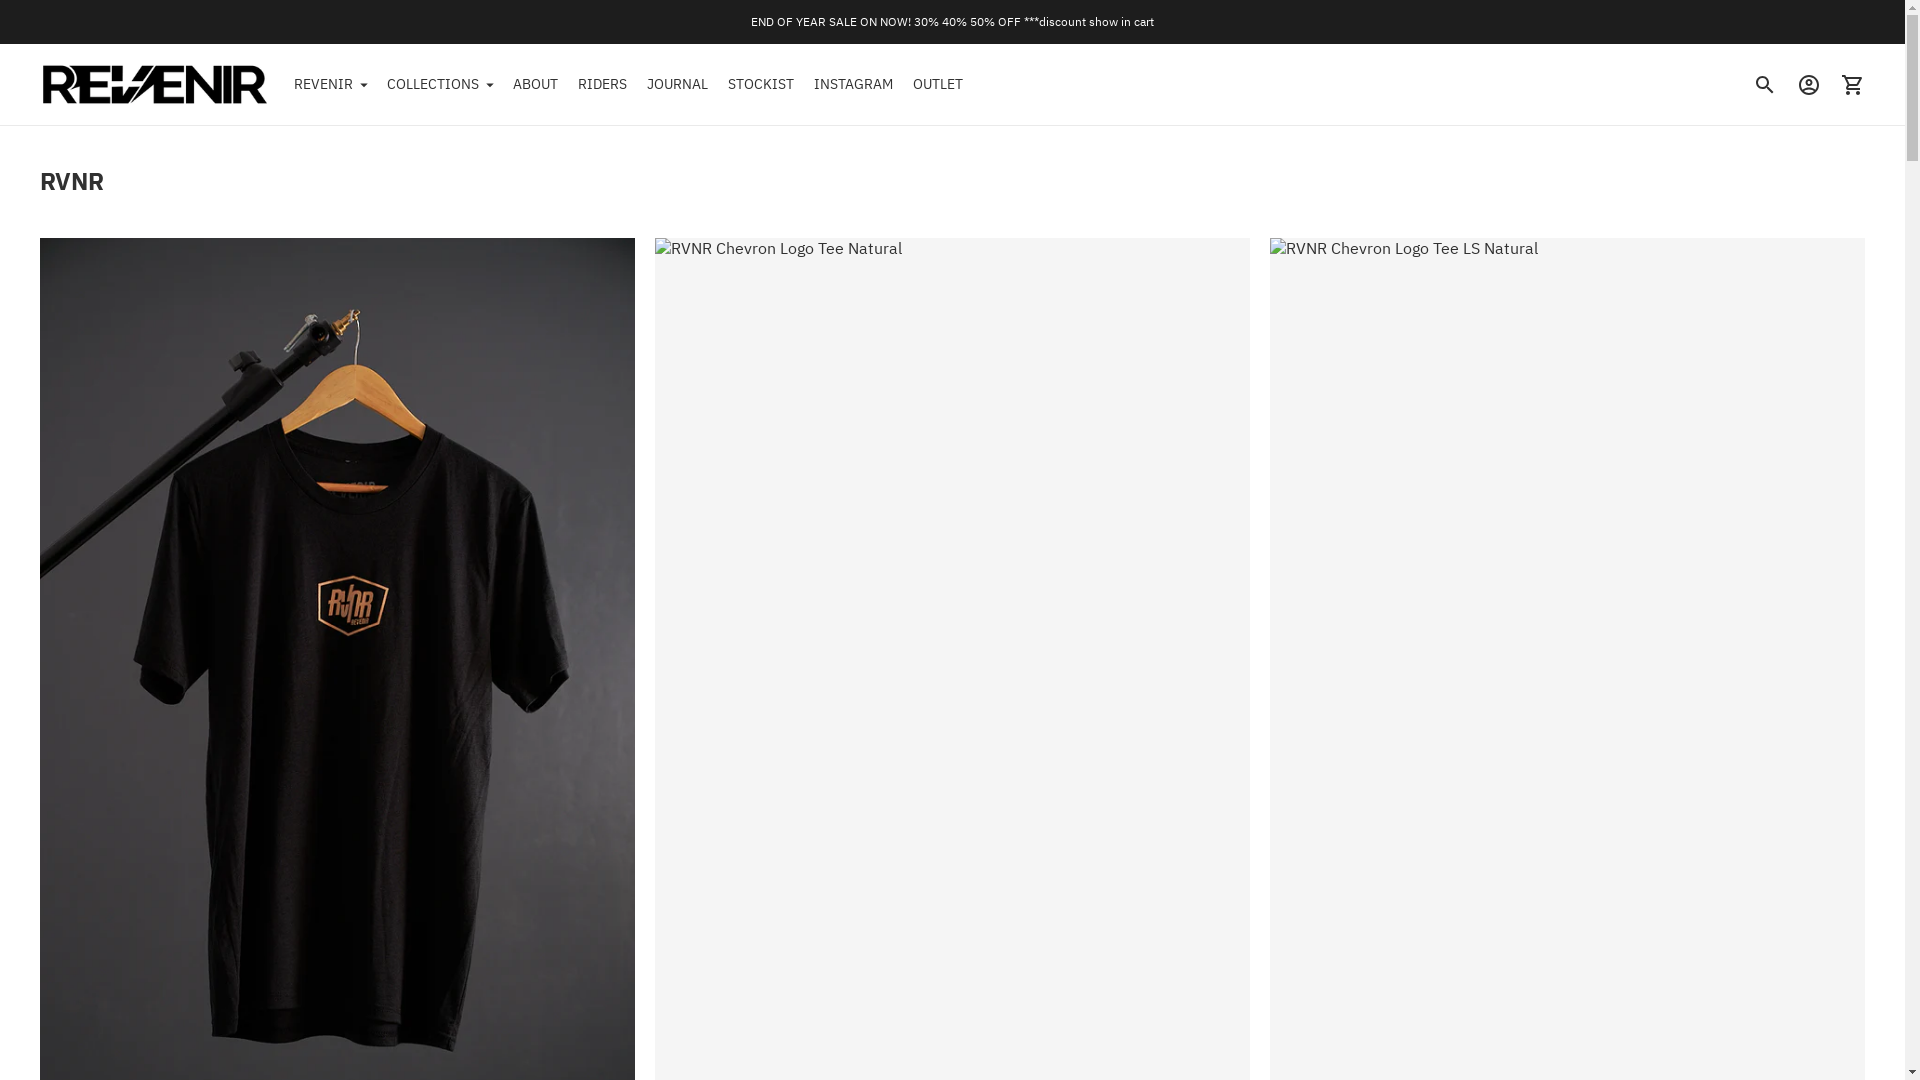 The image size is (1920, 1080). Describe the element at coordinates (535, 83) in the screenshot. I see `'ABOUT'` at that location.